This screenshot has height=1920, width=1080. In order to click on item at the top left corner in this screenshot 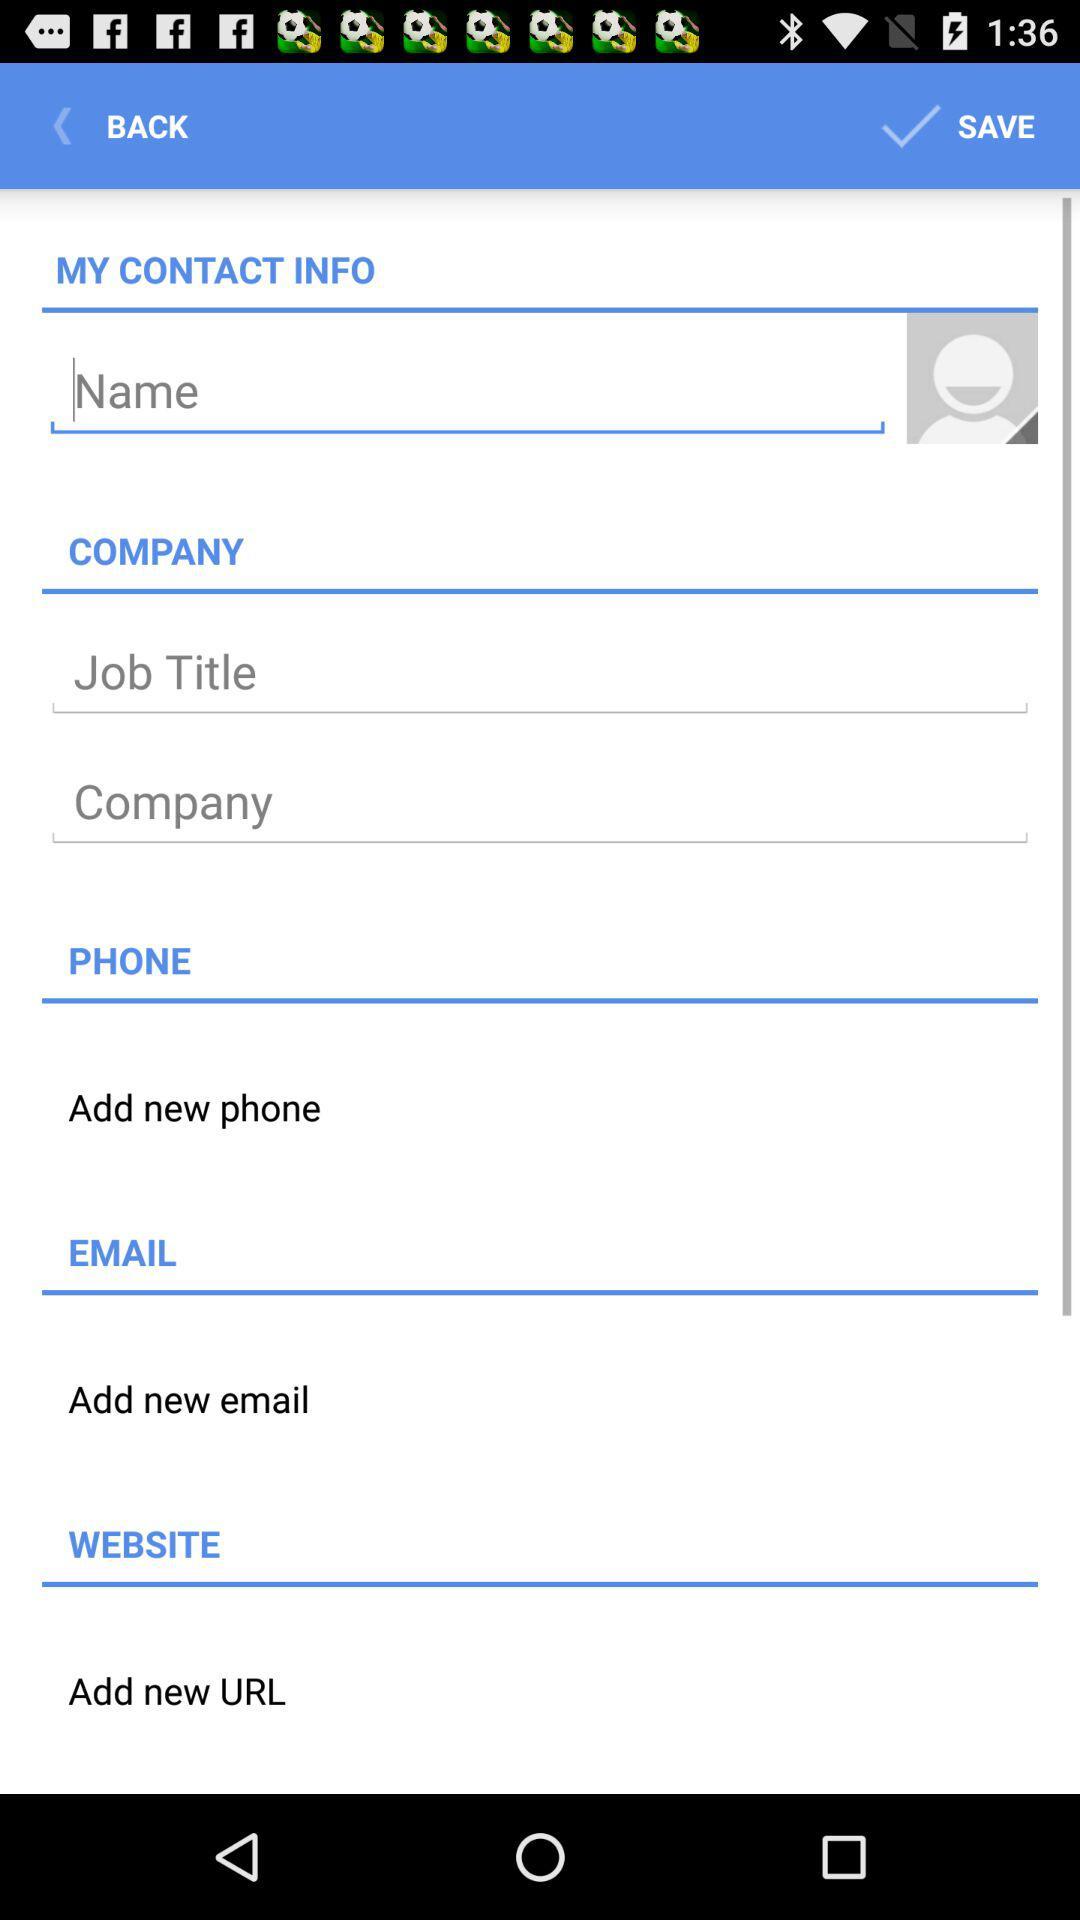, I will do `click(126, 124)`.